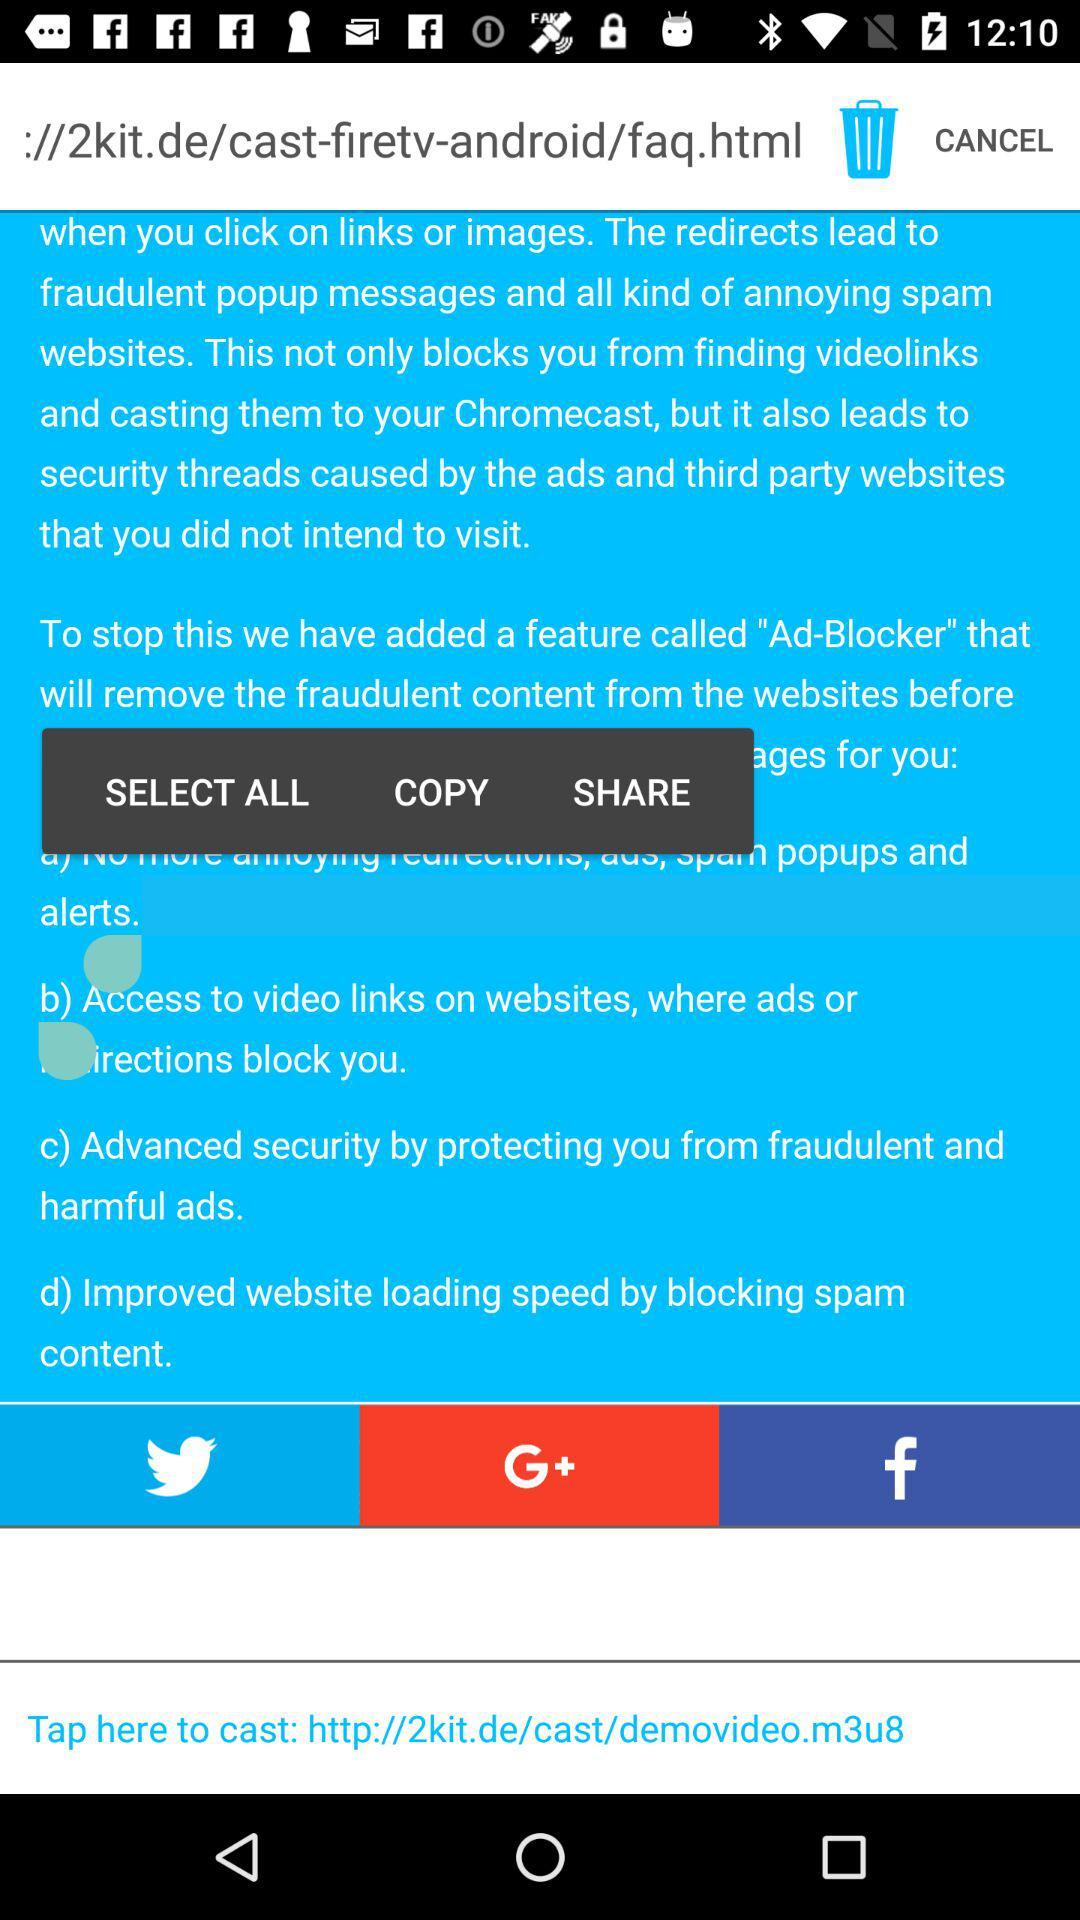 The width and height of the screenshot is (1080, 1920). Describe the element at coordinates (867, 138) in the screenshot. I see `the icon which is at the top right corner` at that location.